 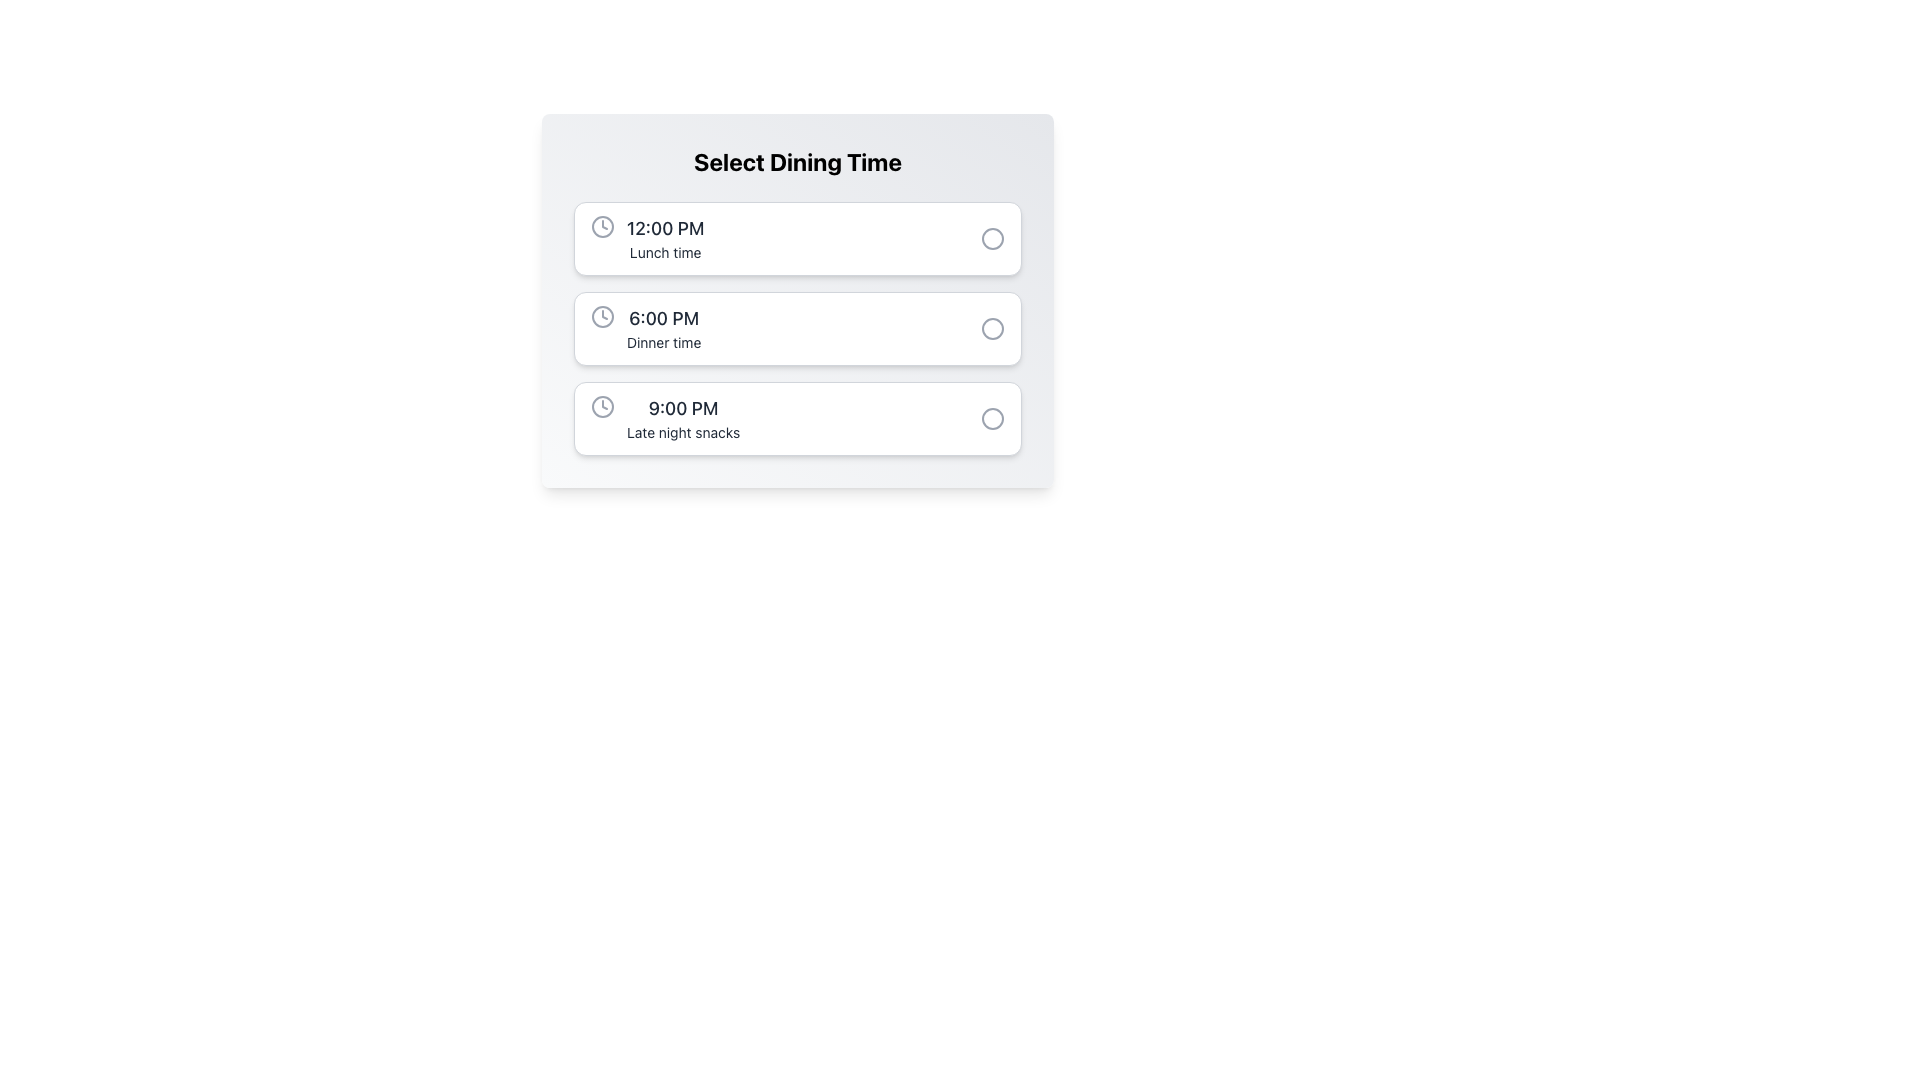 I want to click on the visual state of the circular SVG element styled in gray, located to the right of the text '12:00 PM' within the '12:00 PM Lunch time' panel, so click(x=993, y=238).